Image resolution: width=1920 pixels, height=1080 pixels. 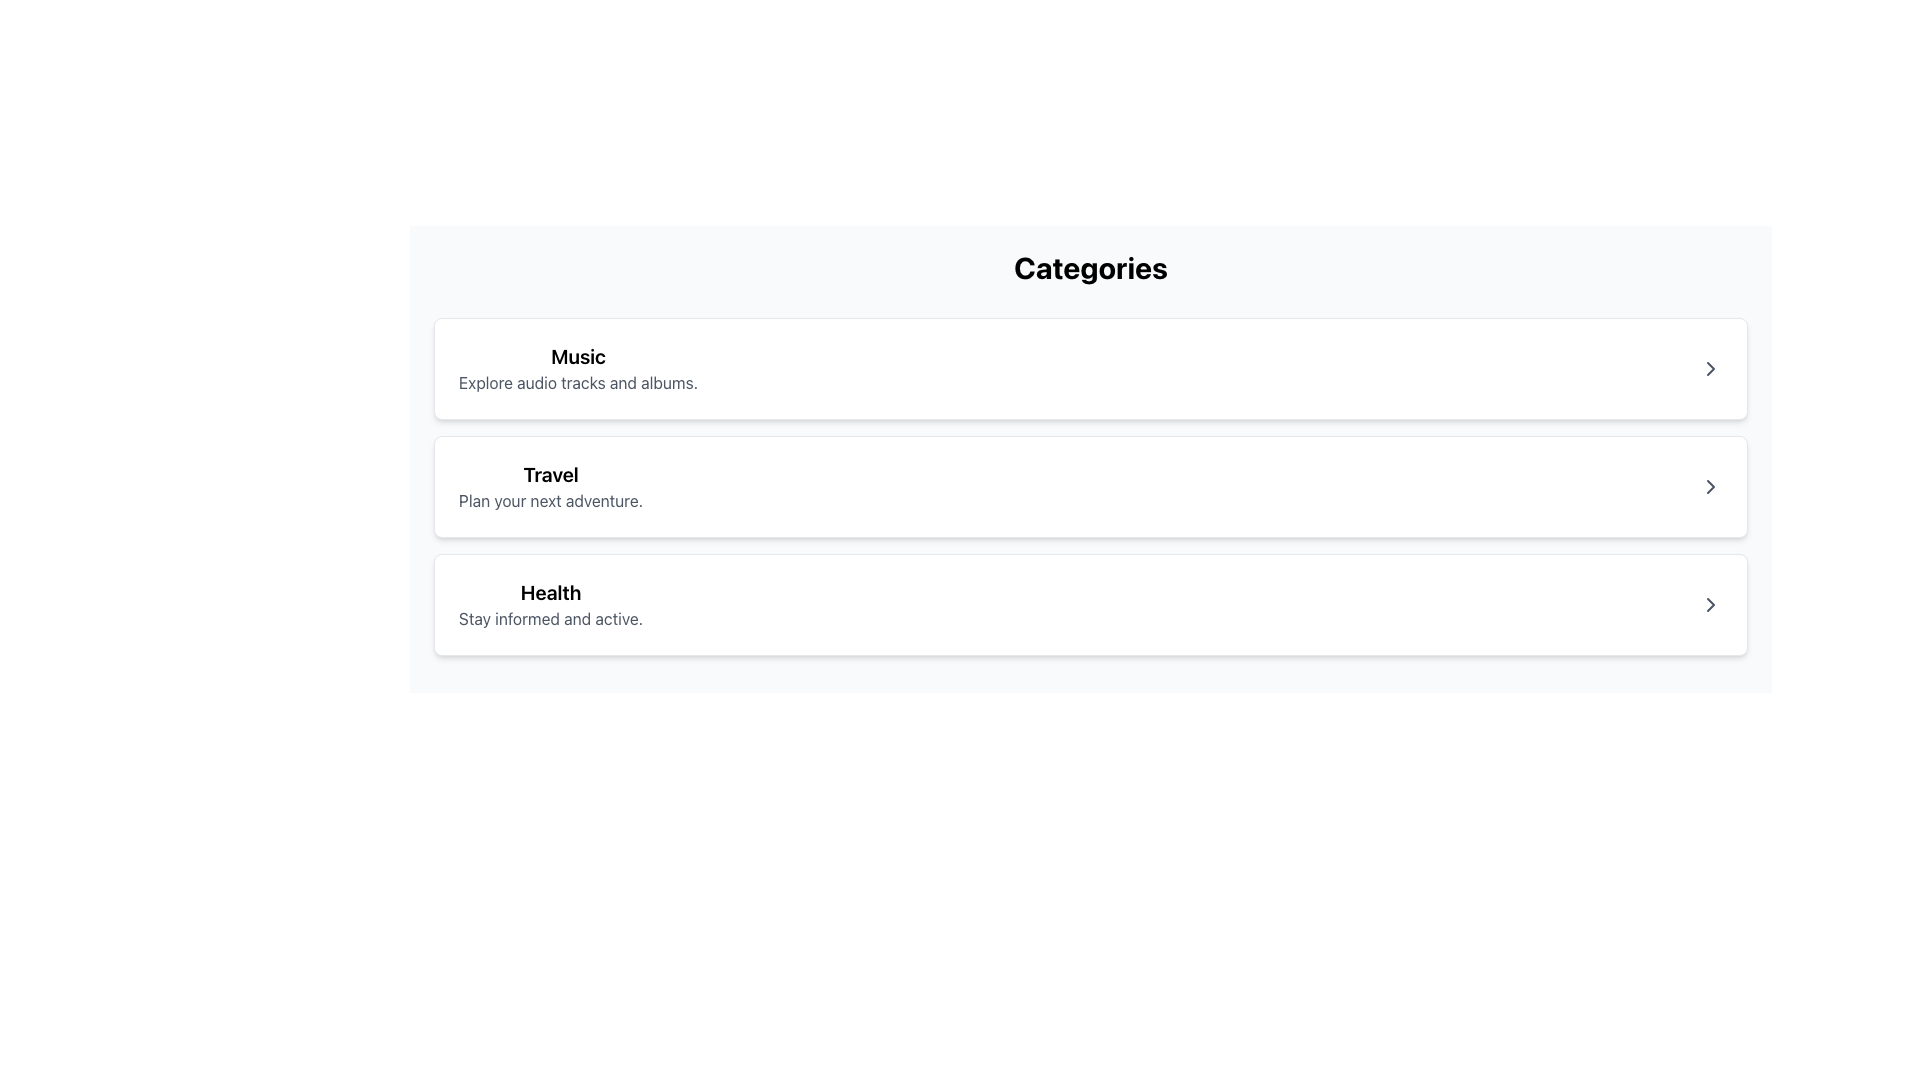 What do you see at coordinates (1709, 604) in the screenshot?
I see `the rightward-pointing chevron icon located on the far right side of the 'Health' category list item within the 'Categories' section` at bounding box center [1709, 604].